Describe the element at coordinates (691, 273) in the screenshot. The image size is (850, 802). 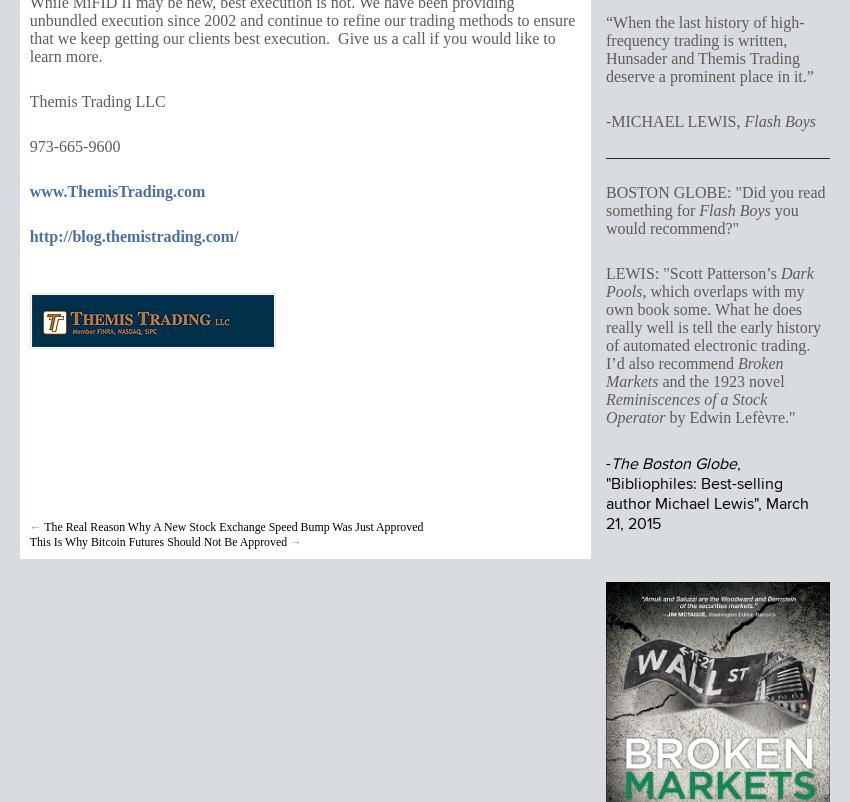
I see `'LEWIS: "Scott Patterson’s'` at that location.